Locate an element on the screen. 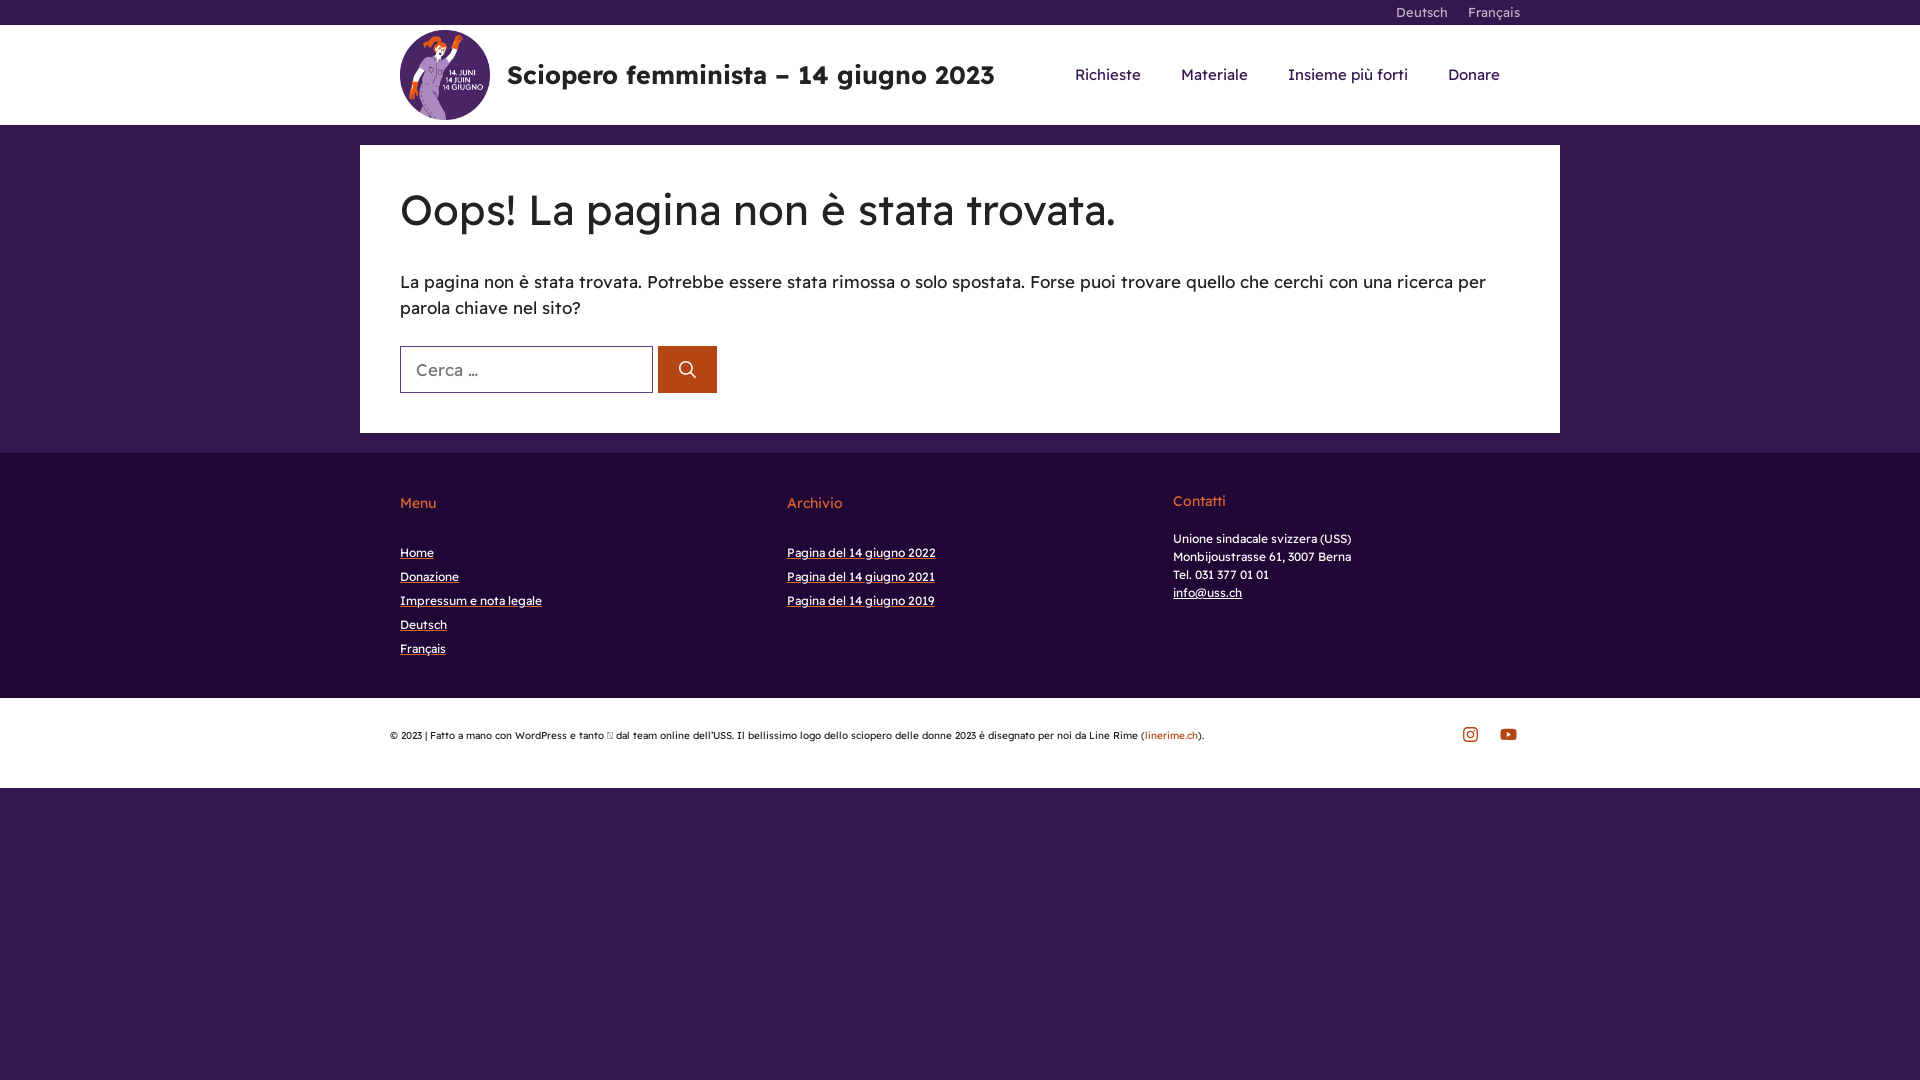 Image resolution: width=1920 pixels, height=1080 pixels. 'linerime.ch' is located at coordinates (1145, 735).